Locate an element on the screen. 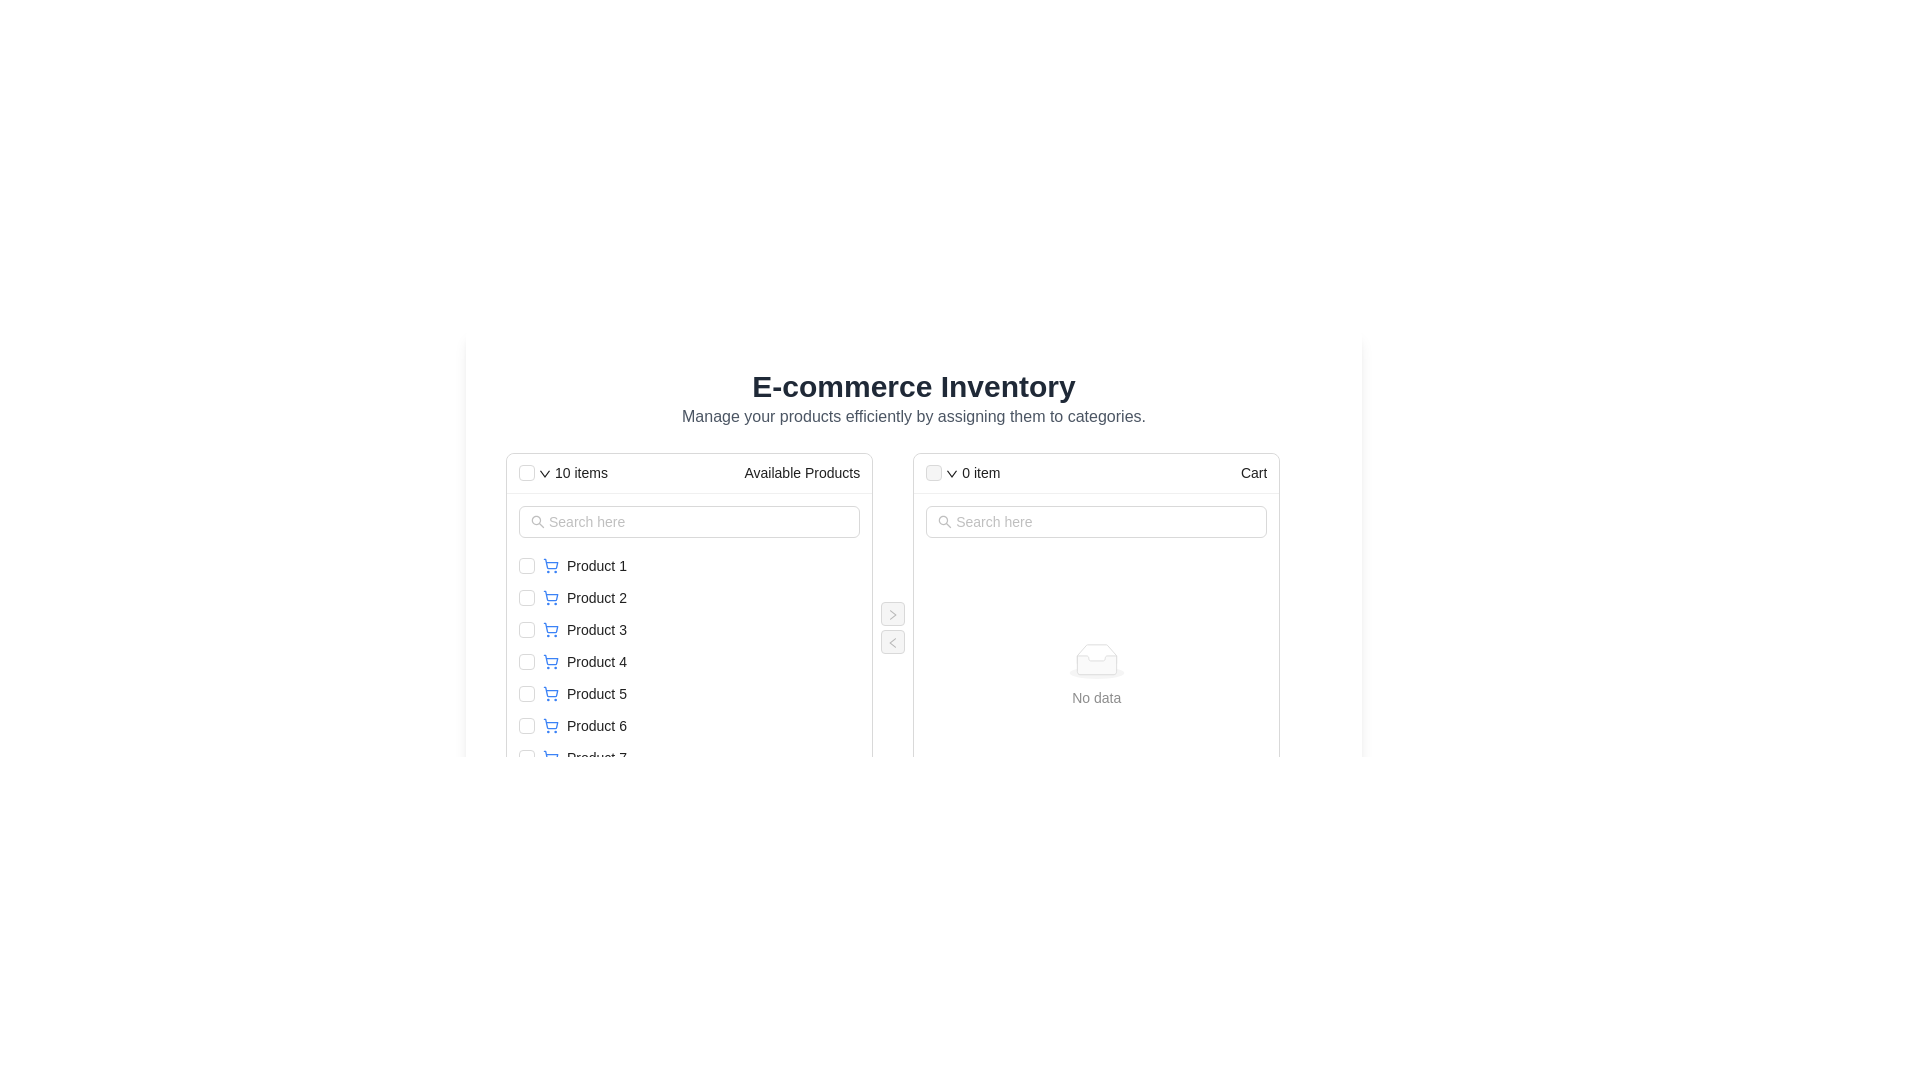 This screenshot has height=1080, width=1920. the search bar in the dual-panel product transfer interface is located at coordinates (912, 627).